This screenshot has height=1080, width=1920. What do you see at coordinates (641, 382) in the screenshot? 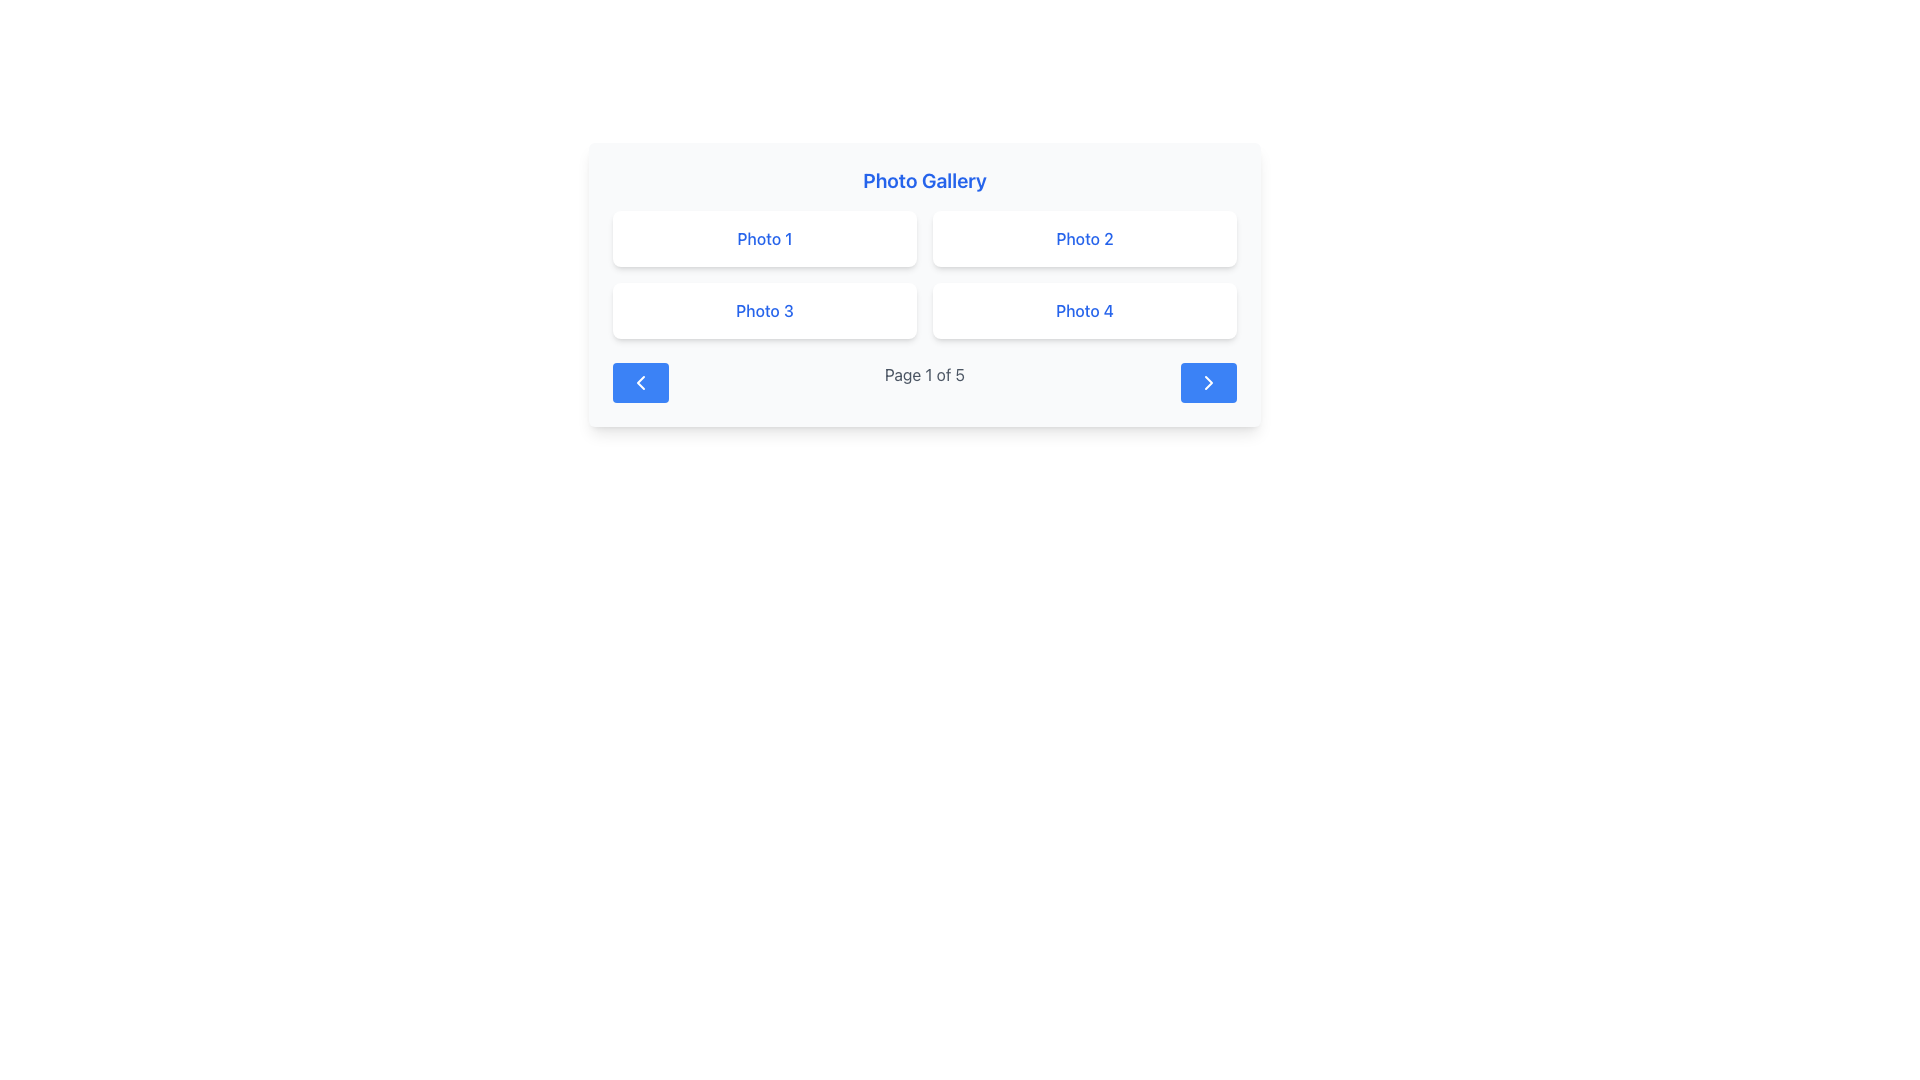
I see `the rectangular blue button with rounded corners that contains a white chevron pointing left, located at the far left of the navigation bar` at bounding box center [641, 382].